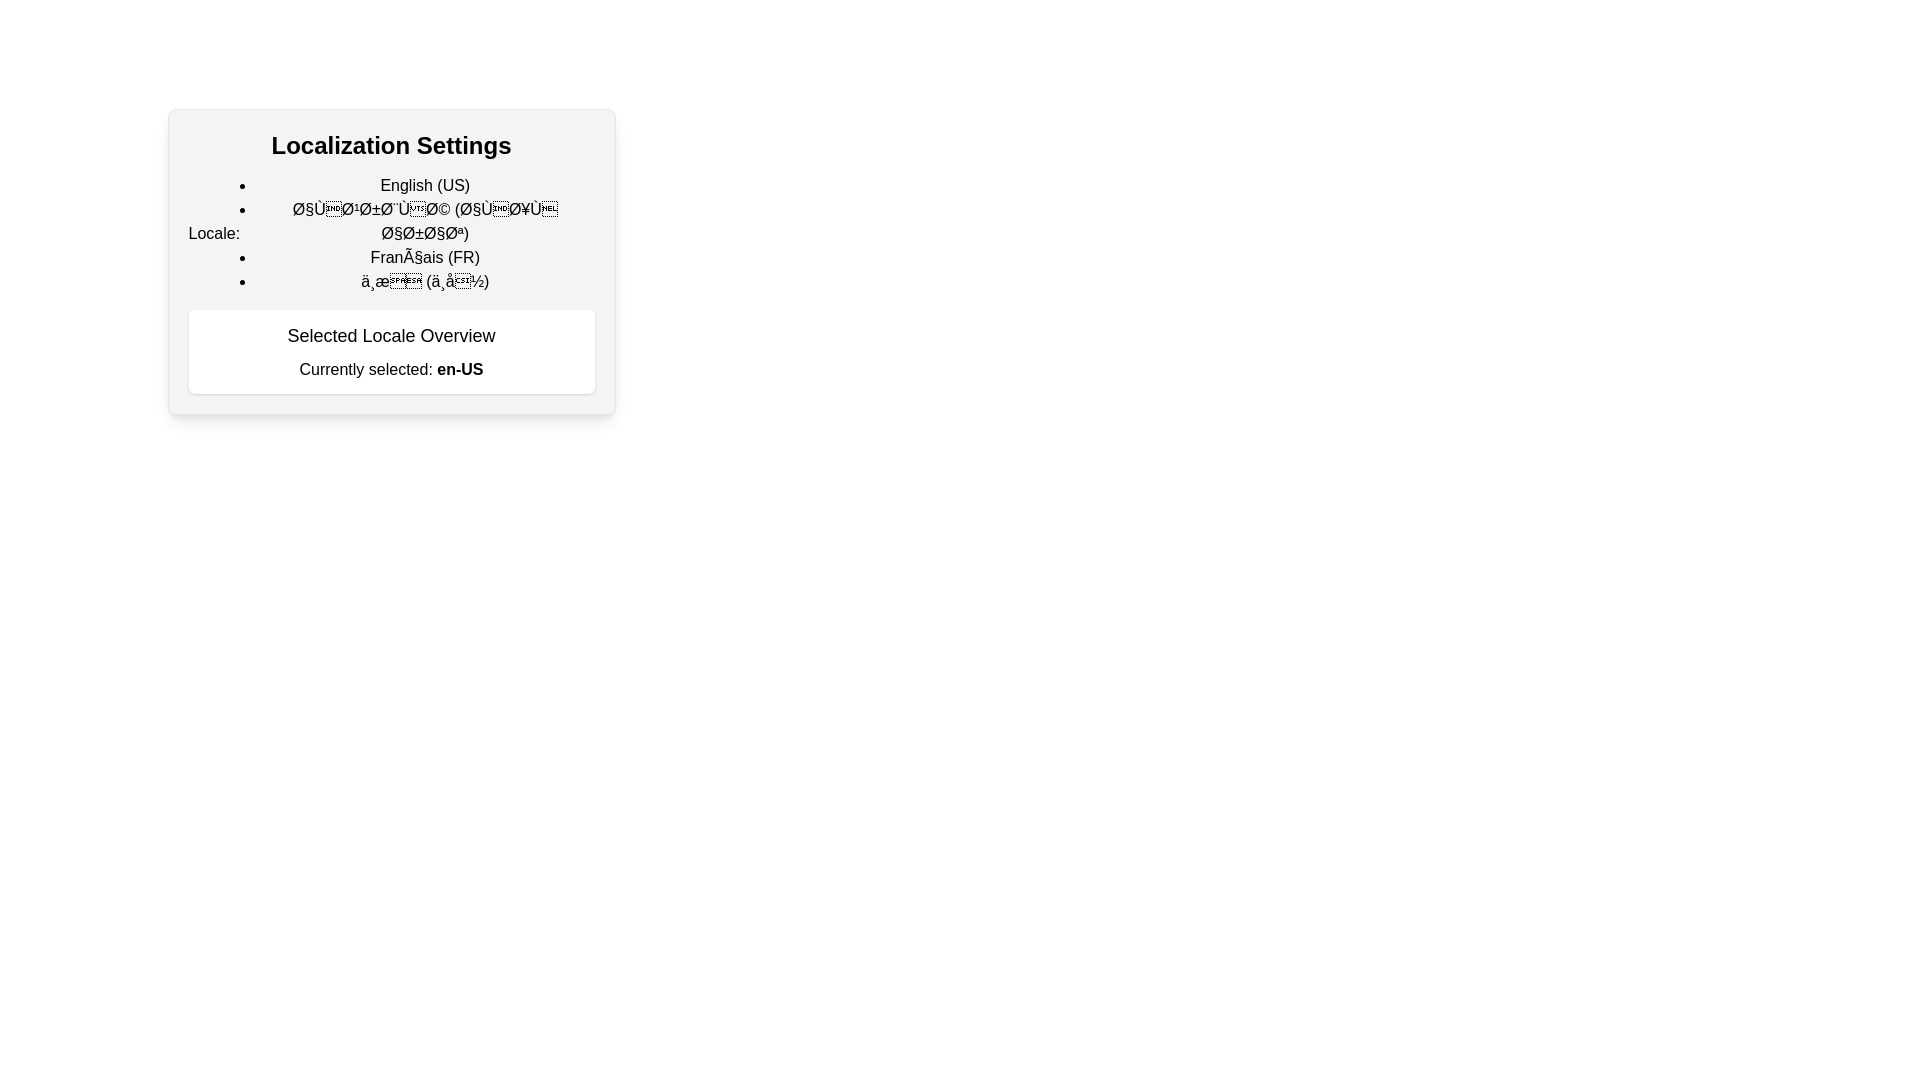  What do you see at coordinates (424, 281) in the screenshot?
I see `the '中文 (中国)' language selector text item located in the bullet-point list under the 'Localization Settings' section, positioned below 'Français (FR)' and above 'Selected Locale Overview'` at bounding box center [424, 281].